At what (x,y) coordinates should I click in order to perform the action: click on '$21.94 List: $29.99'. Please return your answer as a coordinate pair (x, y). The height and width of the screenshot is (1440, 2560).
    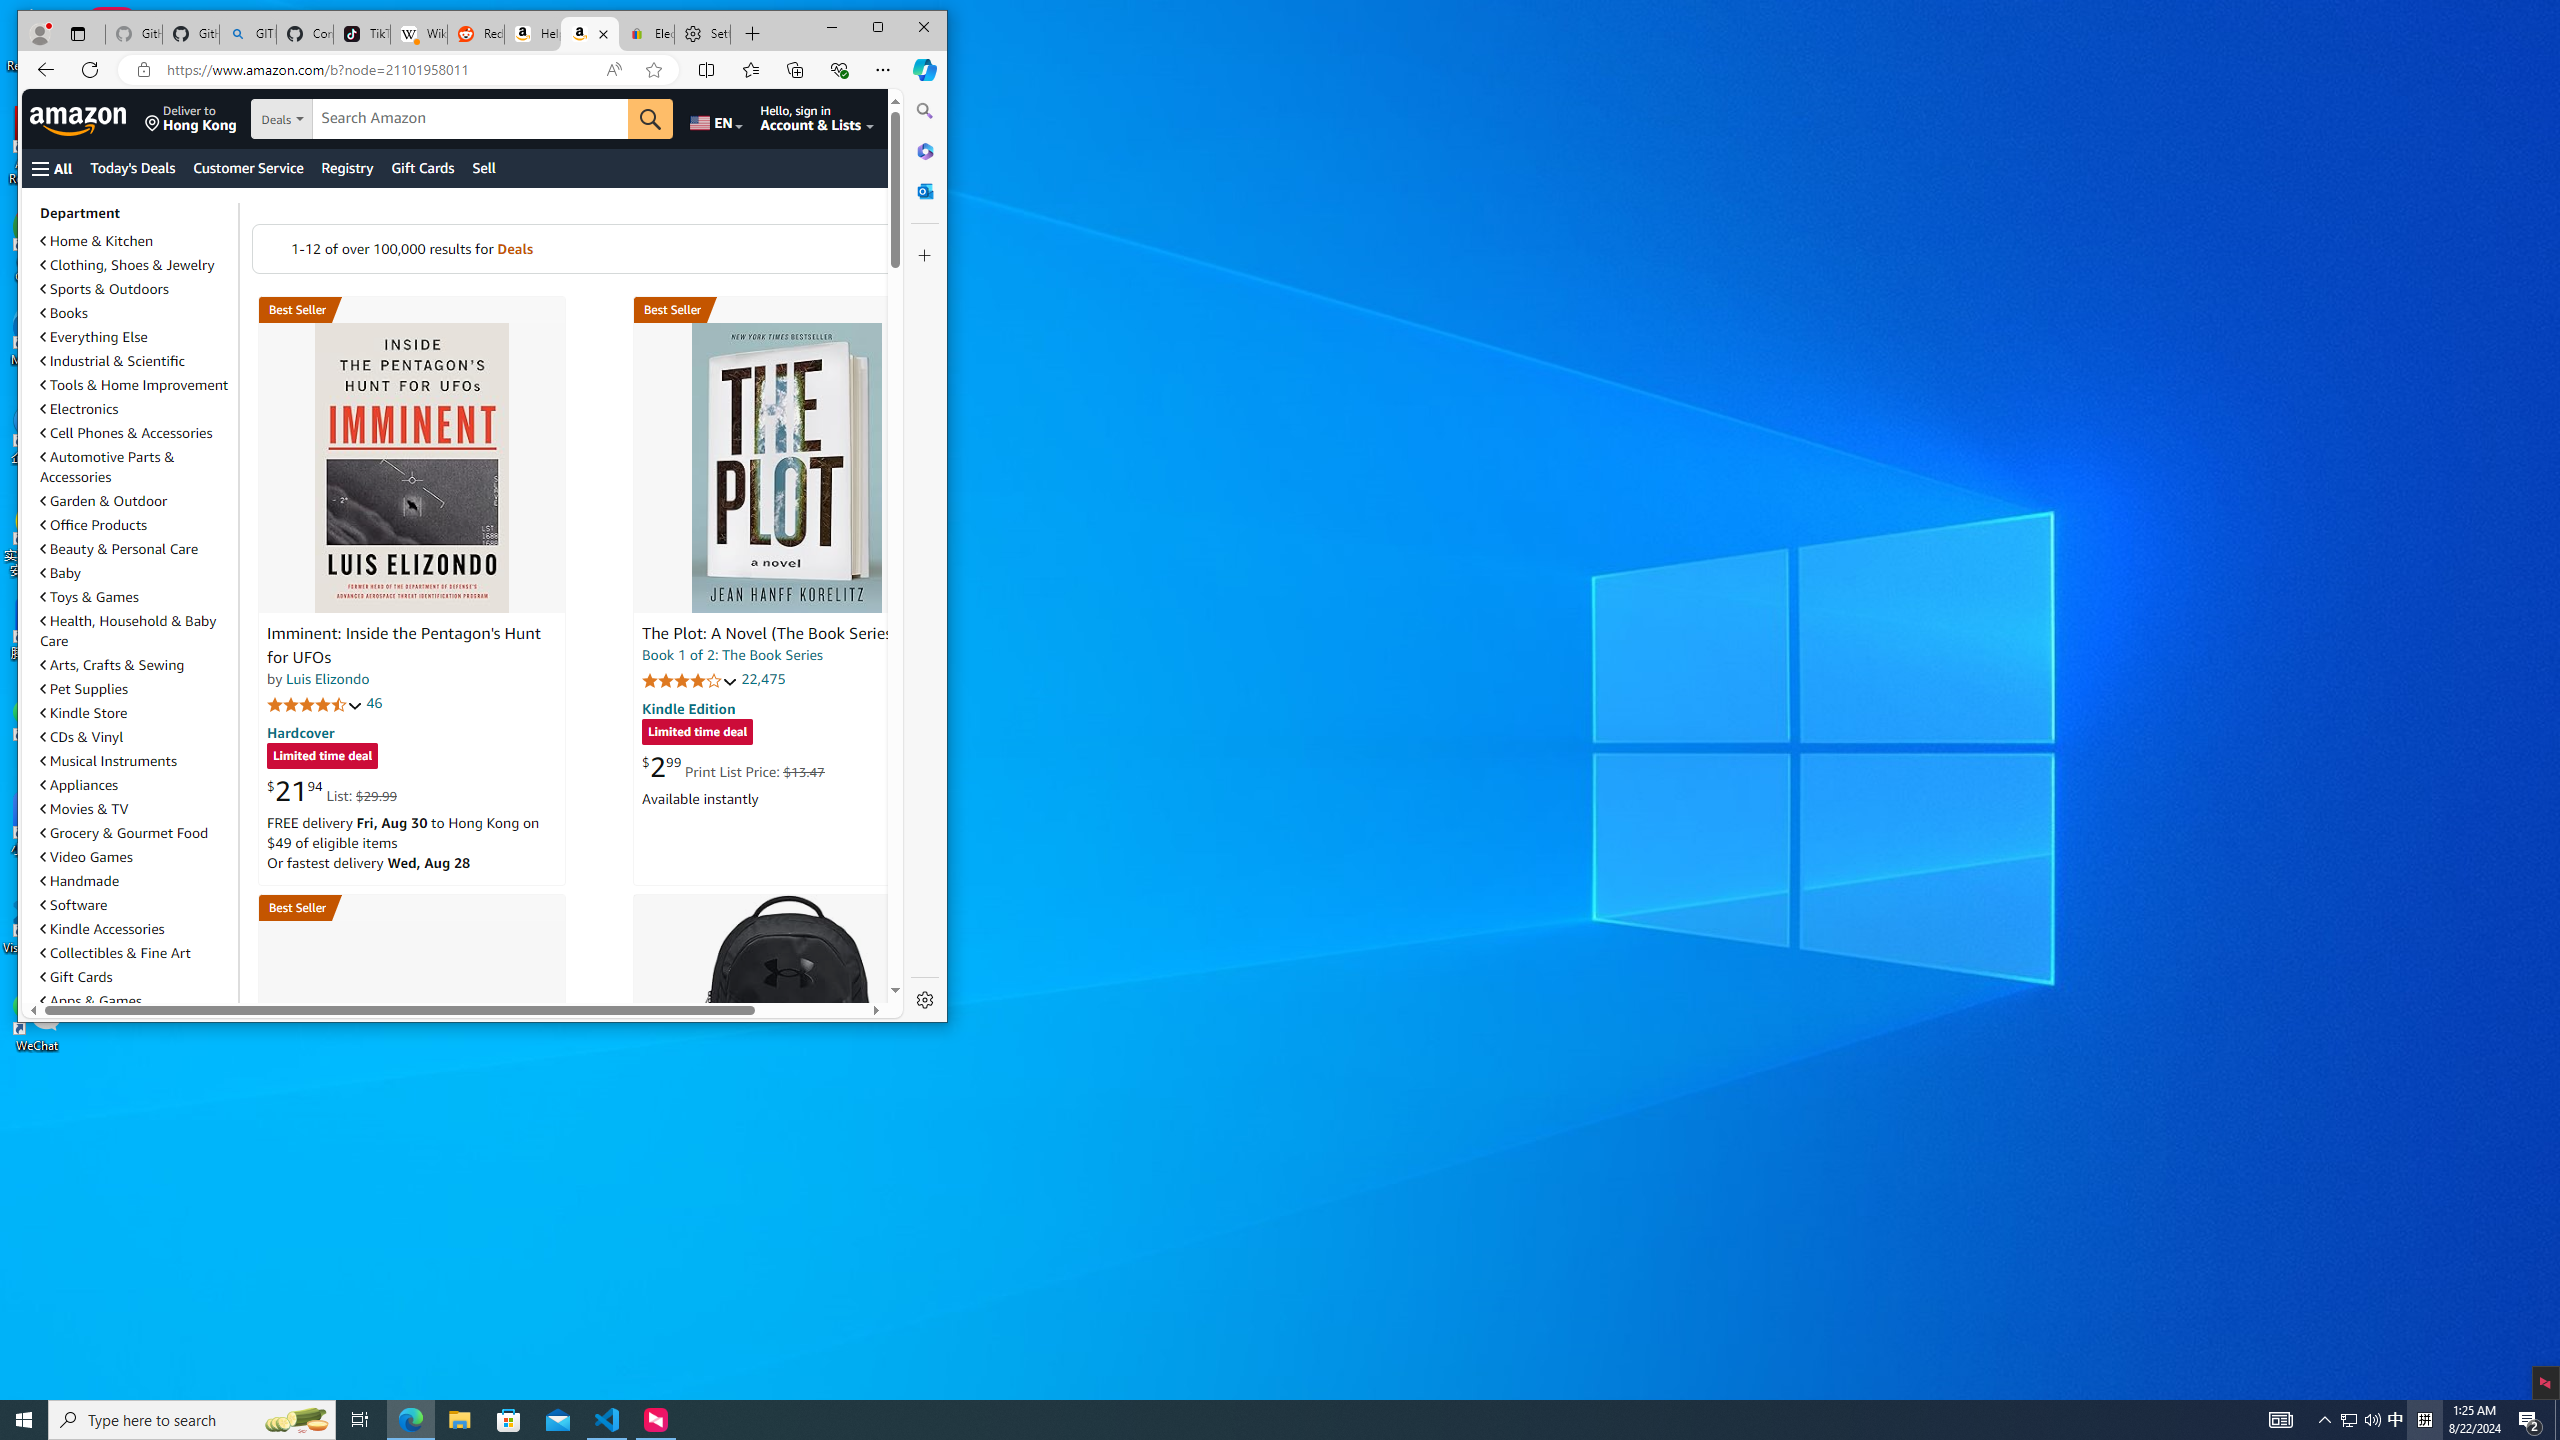
    Looking at the image, I should click on (330, 790).